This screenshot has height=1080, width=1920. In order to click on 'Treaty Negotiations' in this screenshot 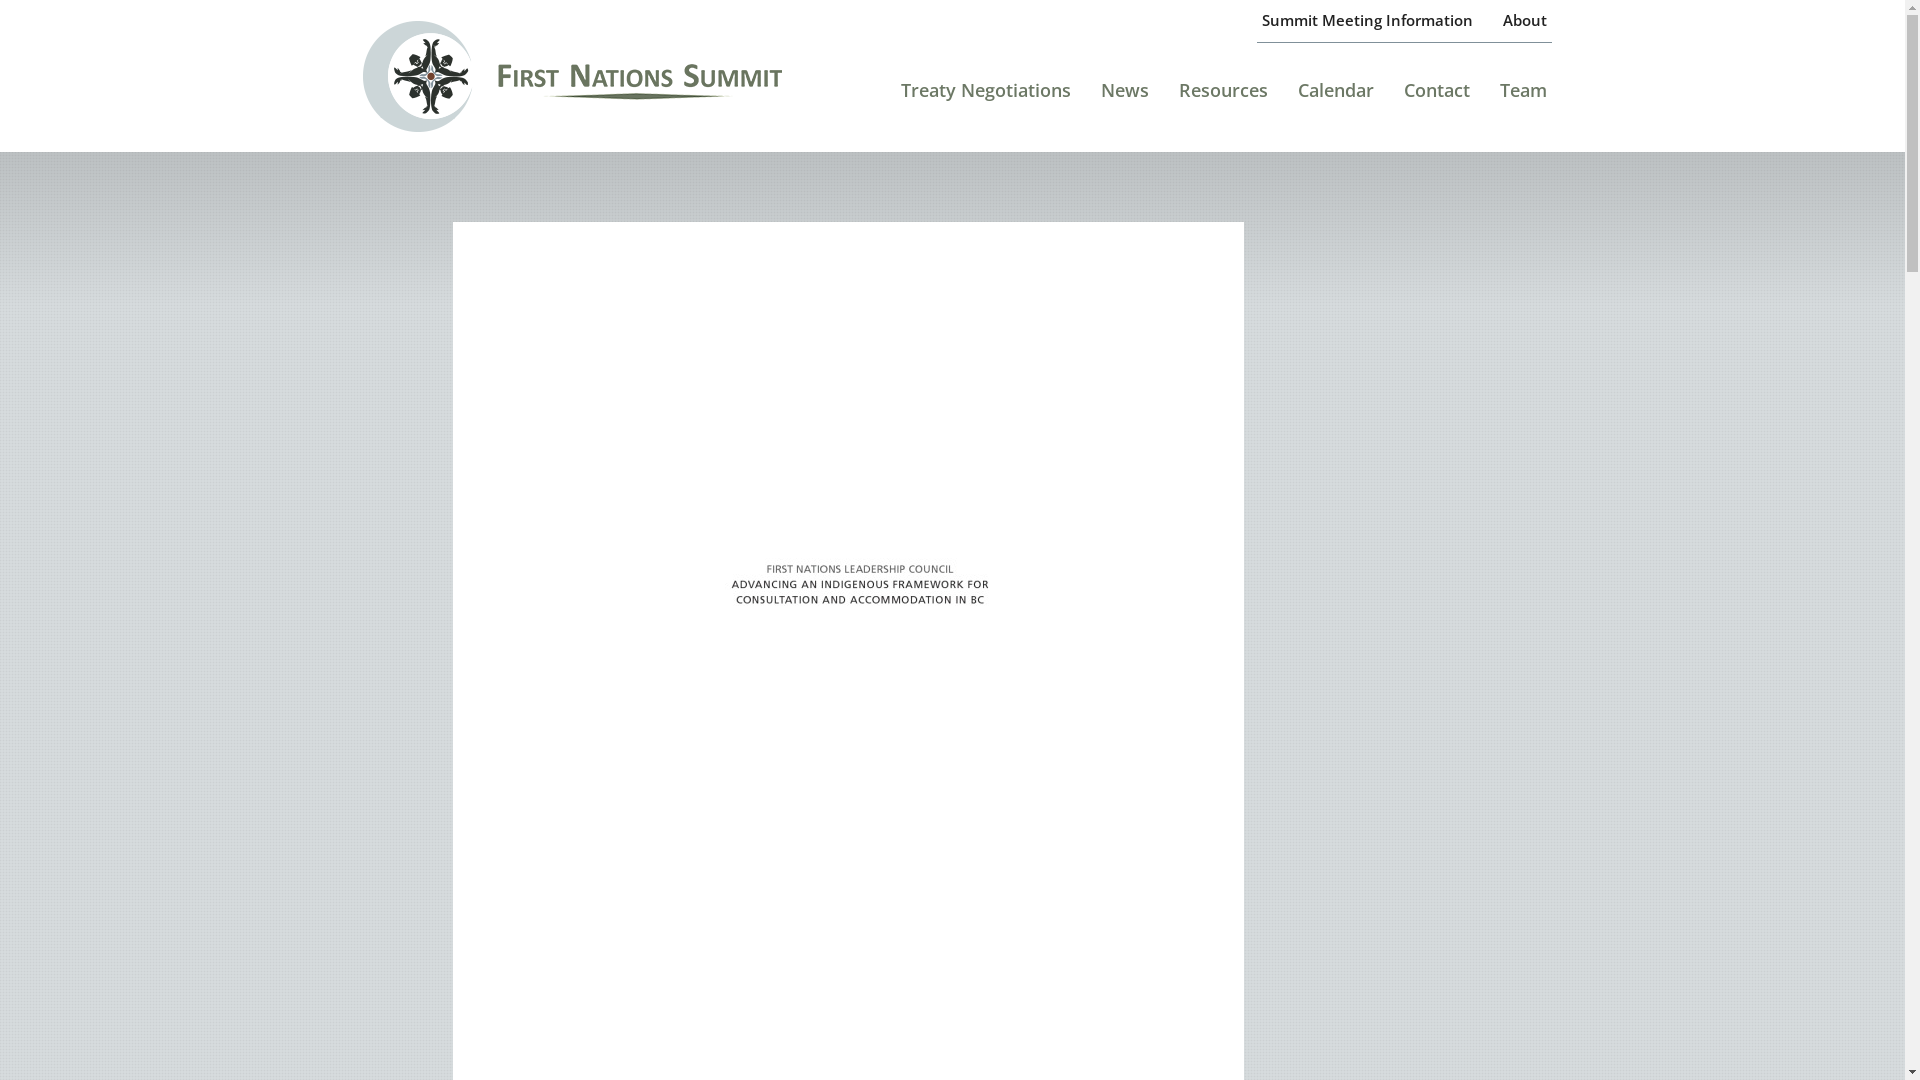, I will do `click(895, 97)`.